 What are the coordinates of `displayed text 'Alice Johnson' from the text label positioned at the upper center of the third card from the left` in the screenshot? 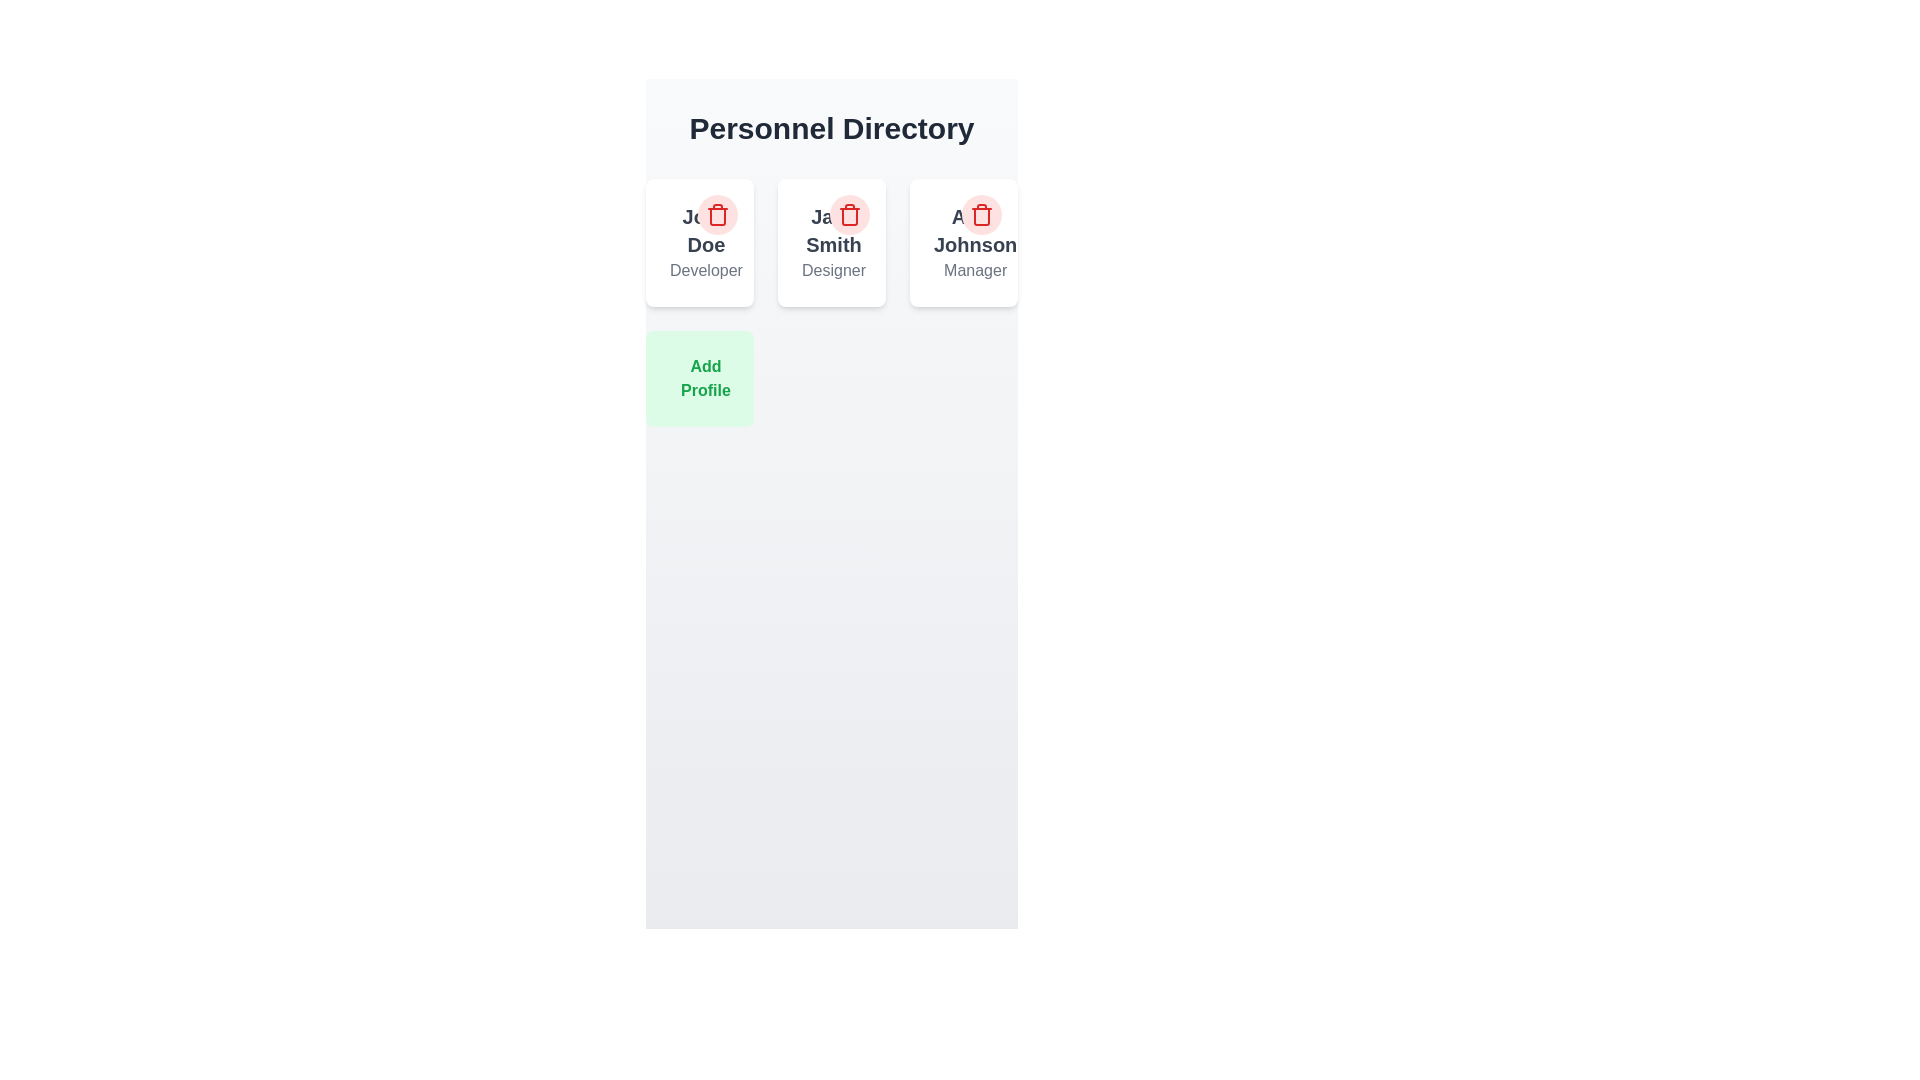 It's located at (975, 230).